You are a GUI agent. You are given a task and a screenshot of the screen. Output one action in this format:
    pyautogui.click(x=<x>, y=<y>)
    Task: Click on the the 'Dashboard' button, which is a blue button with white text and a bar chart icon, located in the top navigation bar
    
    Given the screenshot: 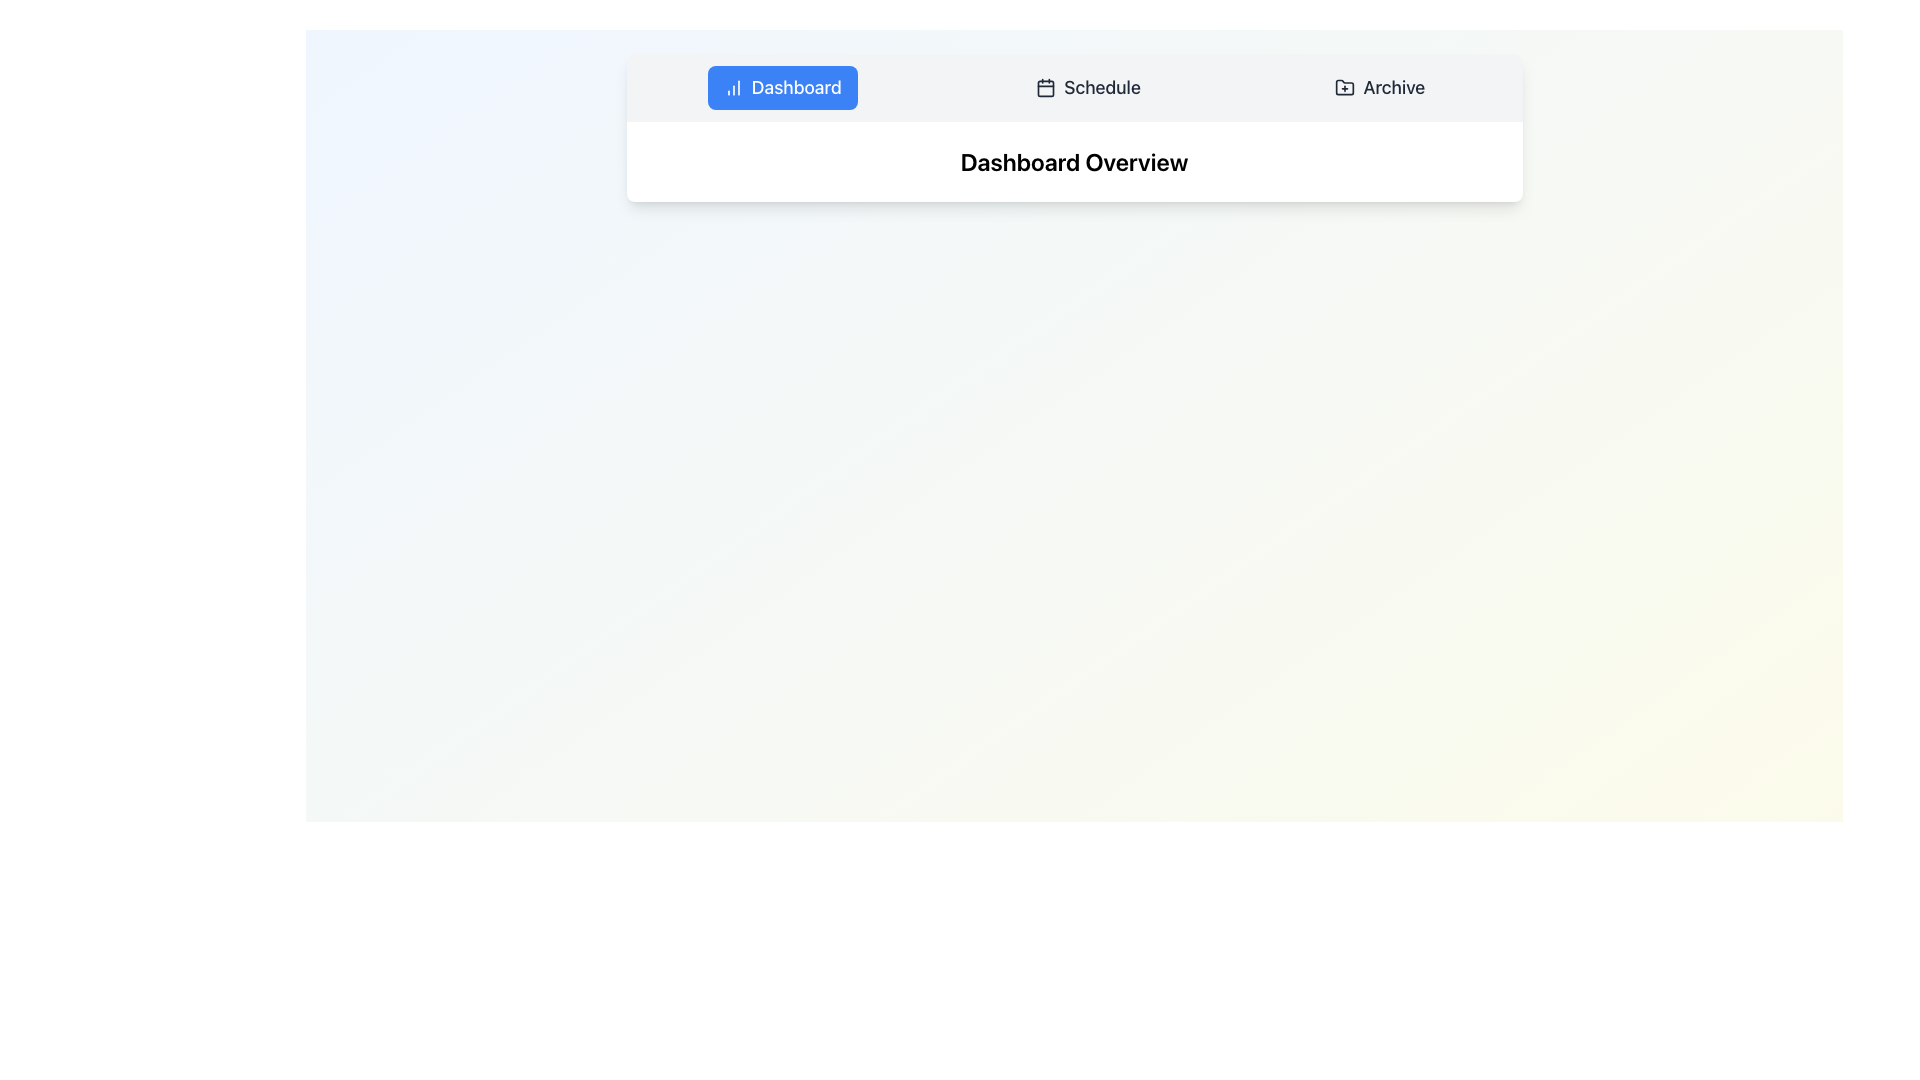 What is the action you would take?
    pyautogui.click(x=781, y=87)
    